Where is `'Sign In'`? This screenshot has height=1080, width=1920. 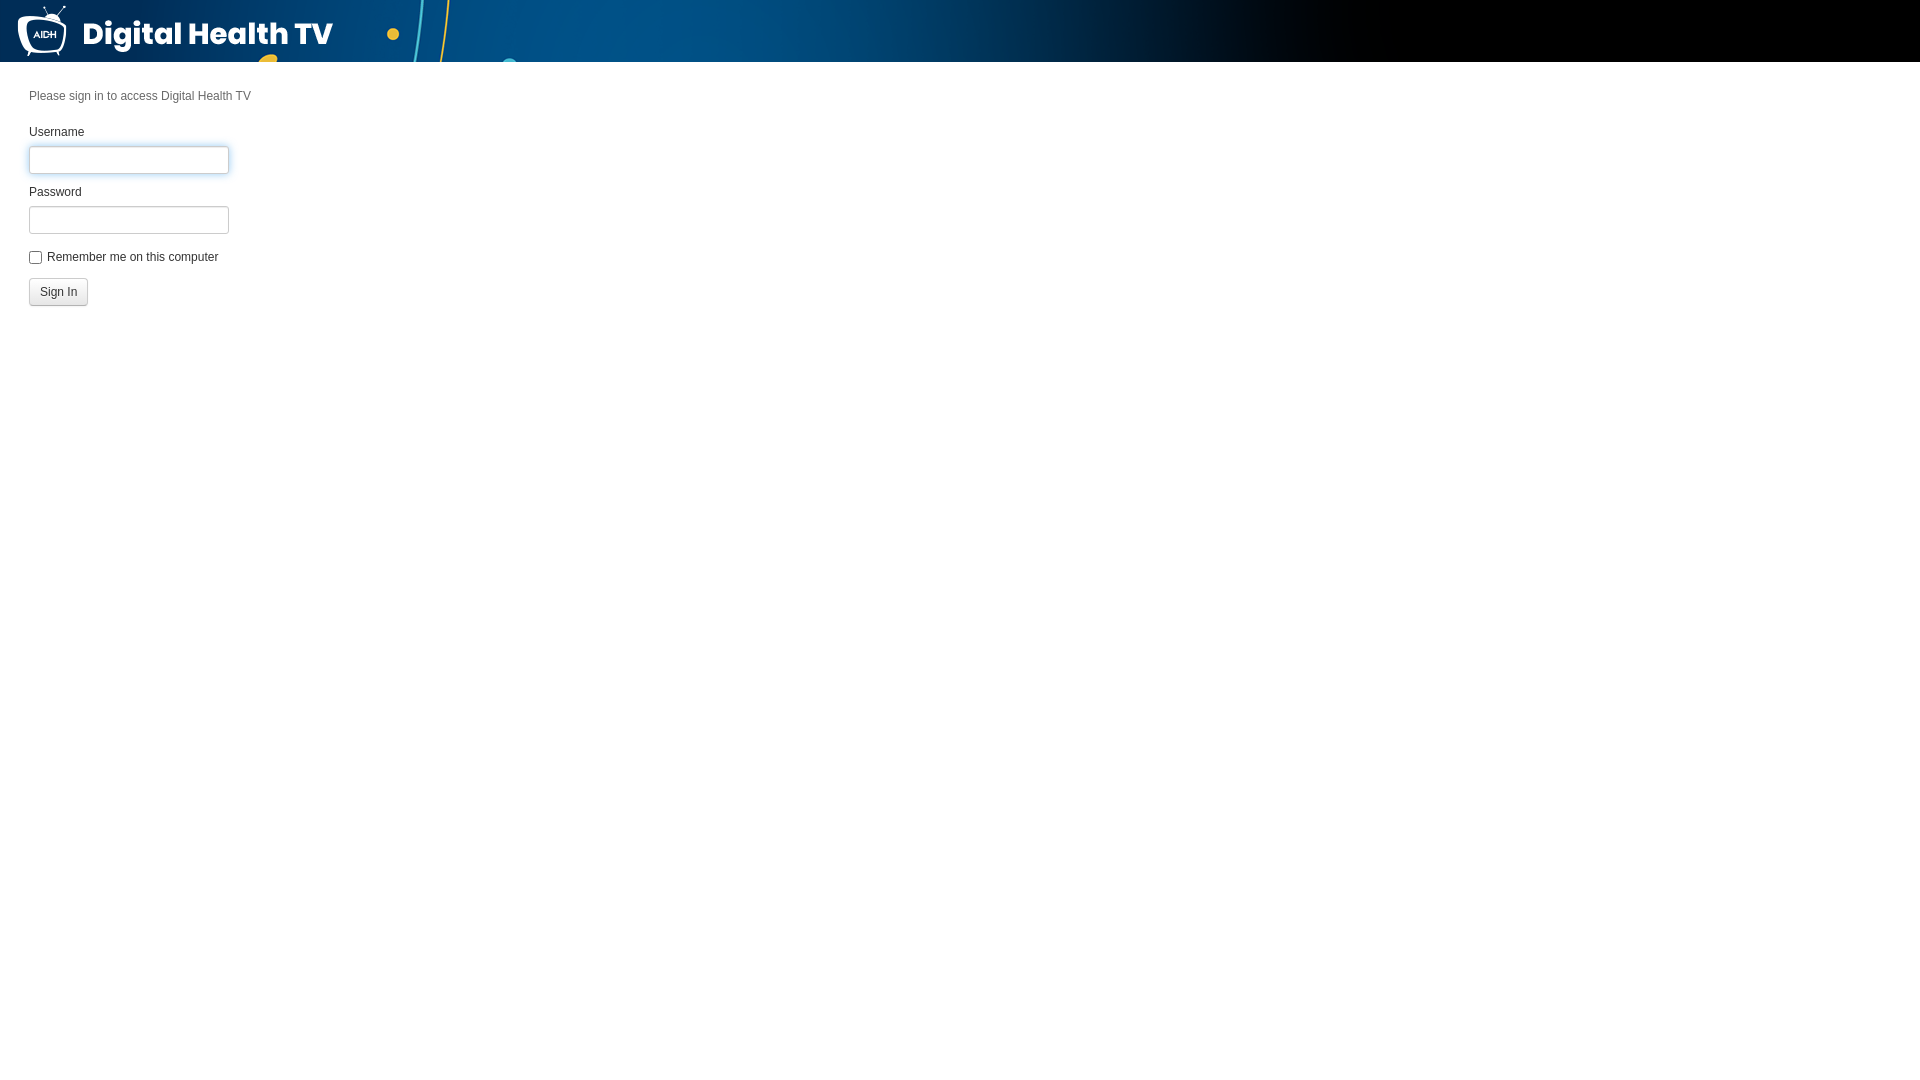
'Sign In' is located at coordinates (58, 292).